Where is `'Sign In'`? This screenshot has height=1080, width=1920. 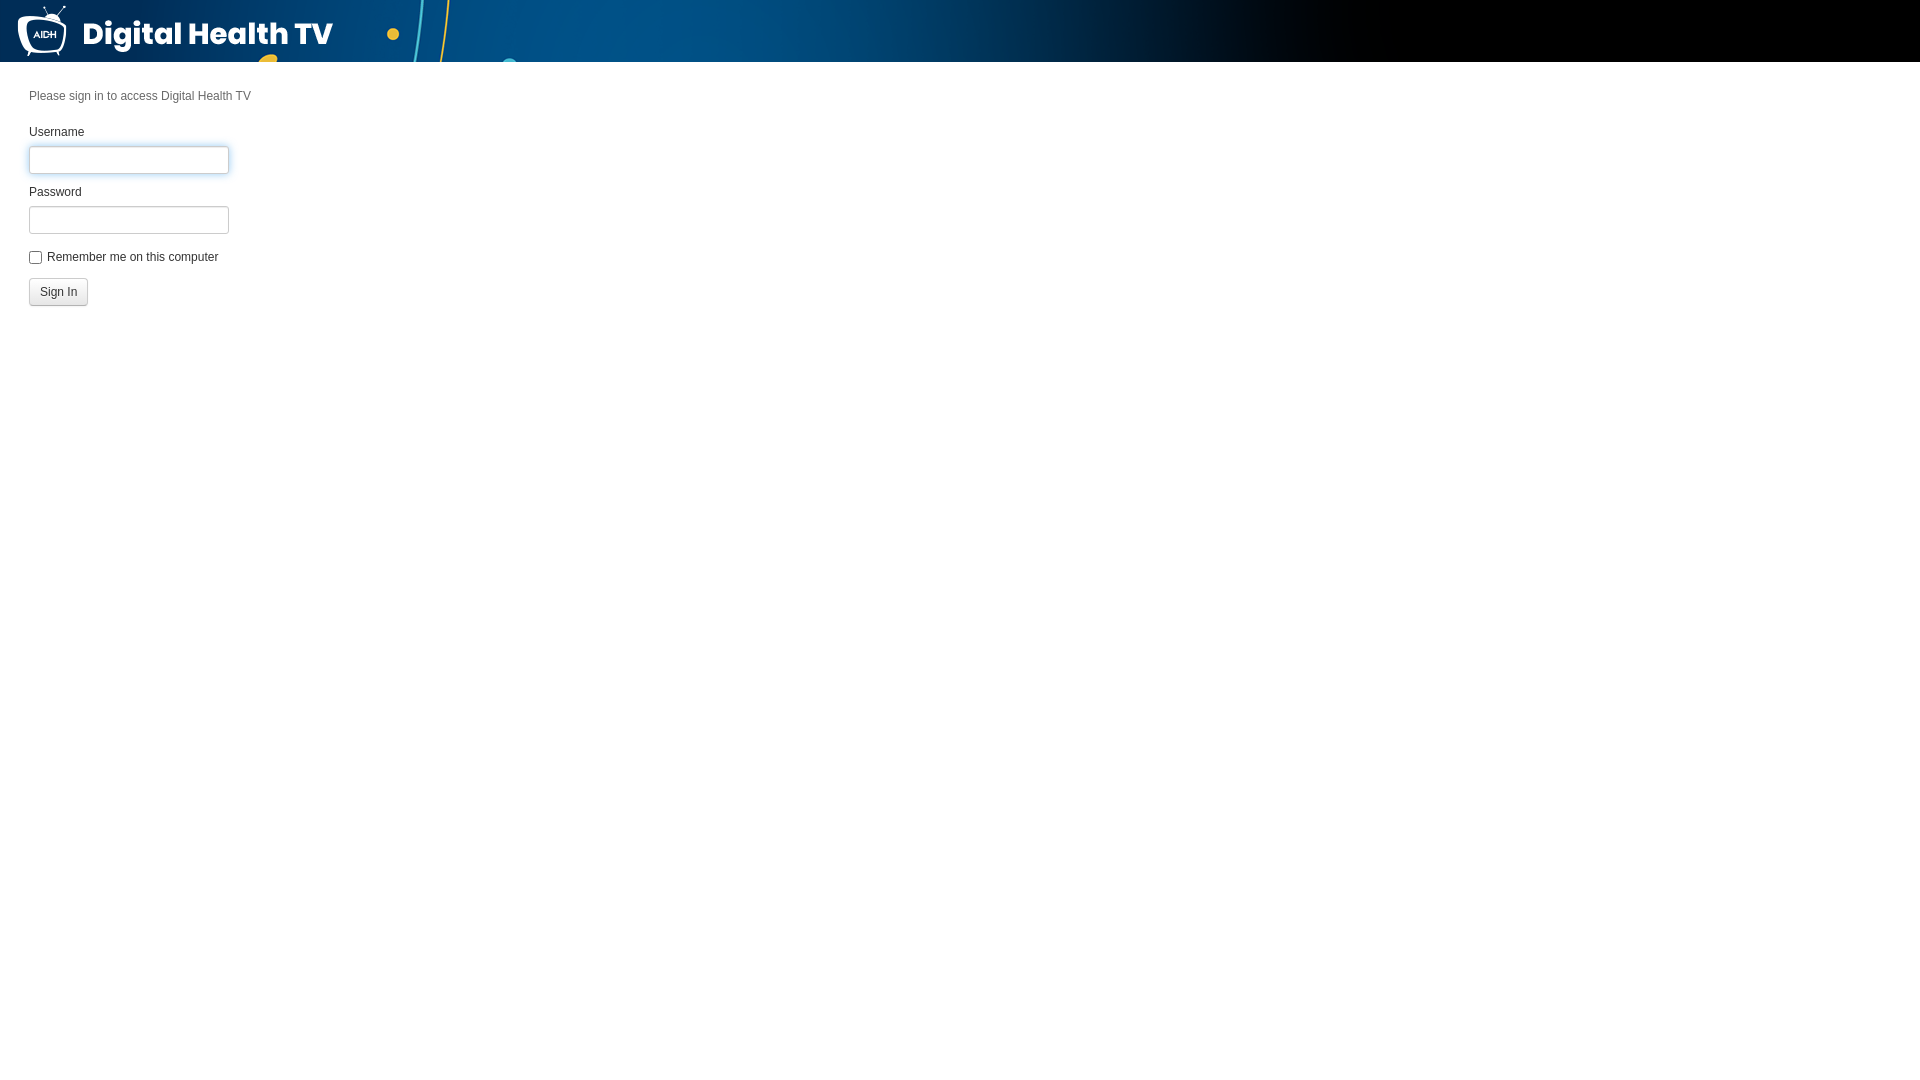
'Sign In' is located at coordinates (58, 292).